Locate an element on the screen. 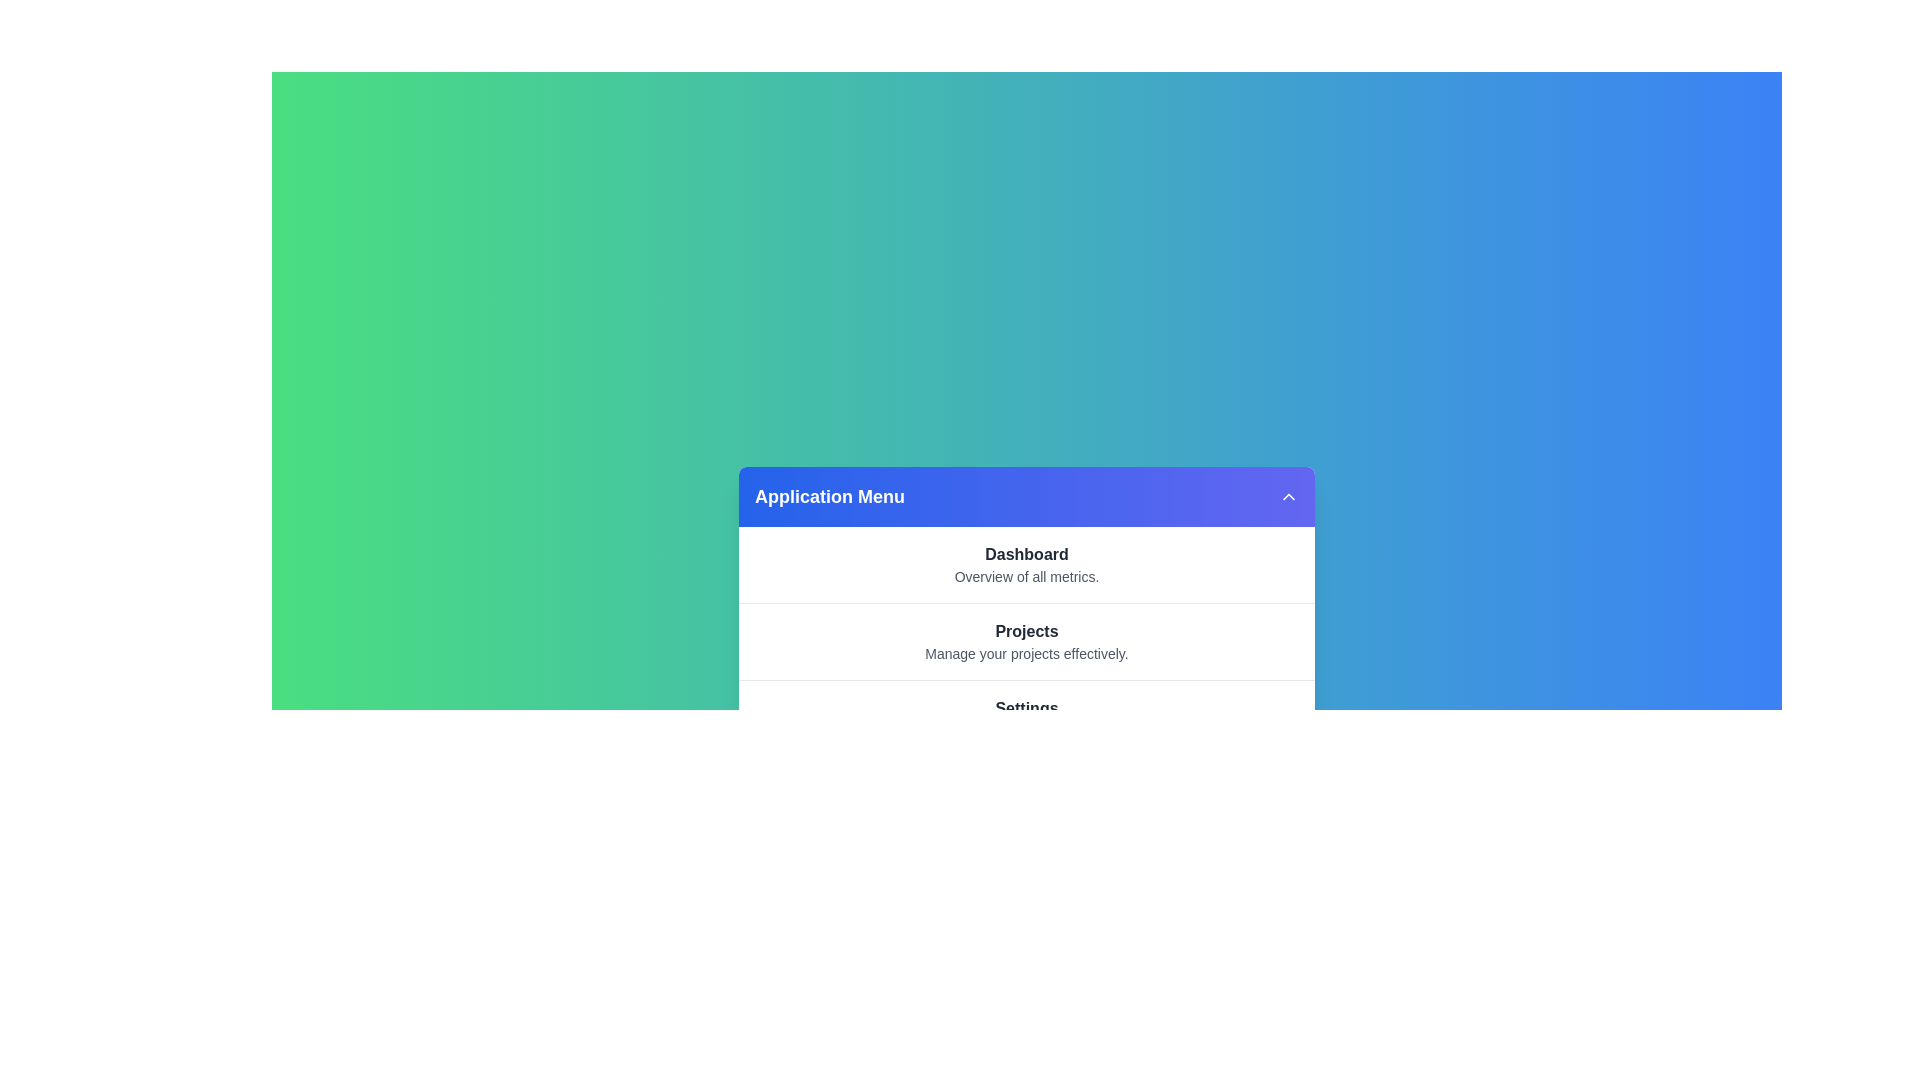  the menu item labeled Settings to view its details is located at coordinates (1027, 708).